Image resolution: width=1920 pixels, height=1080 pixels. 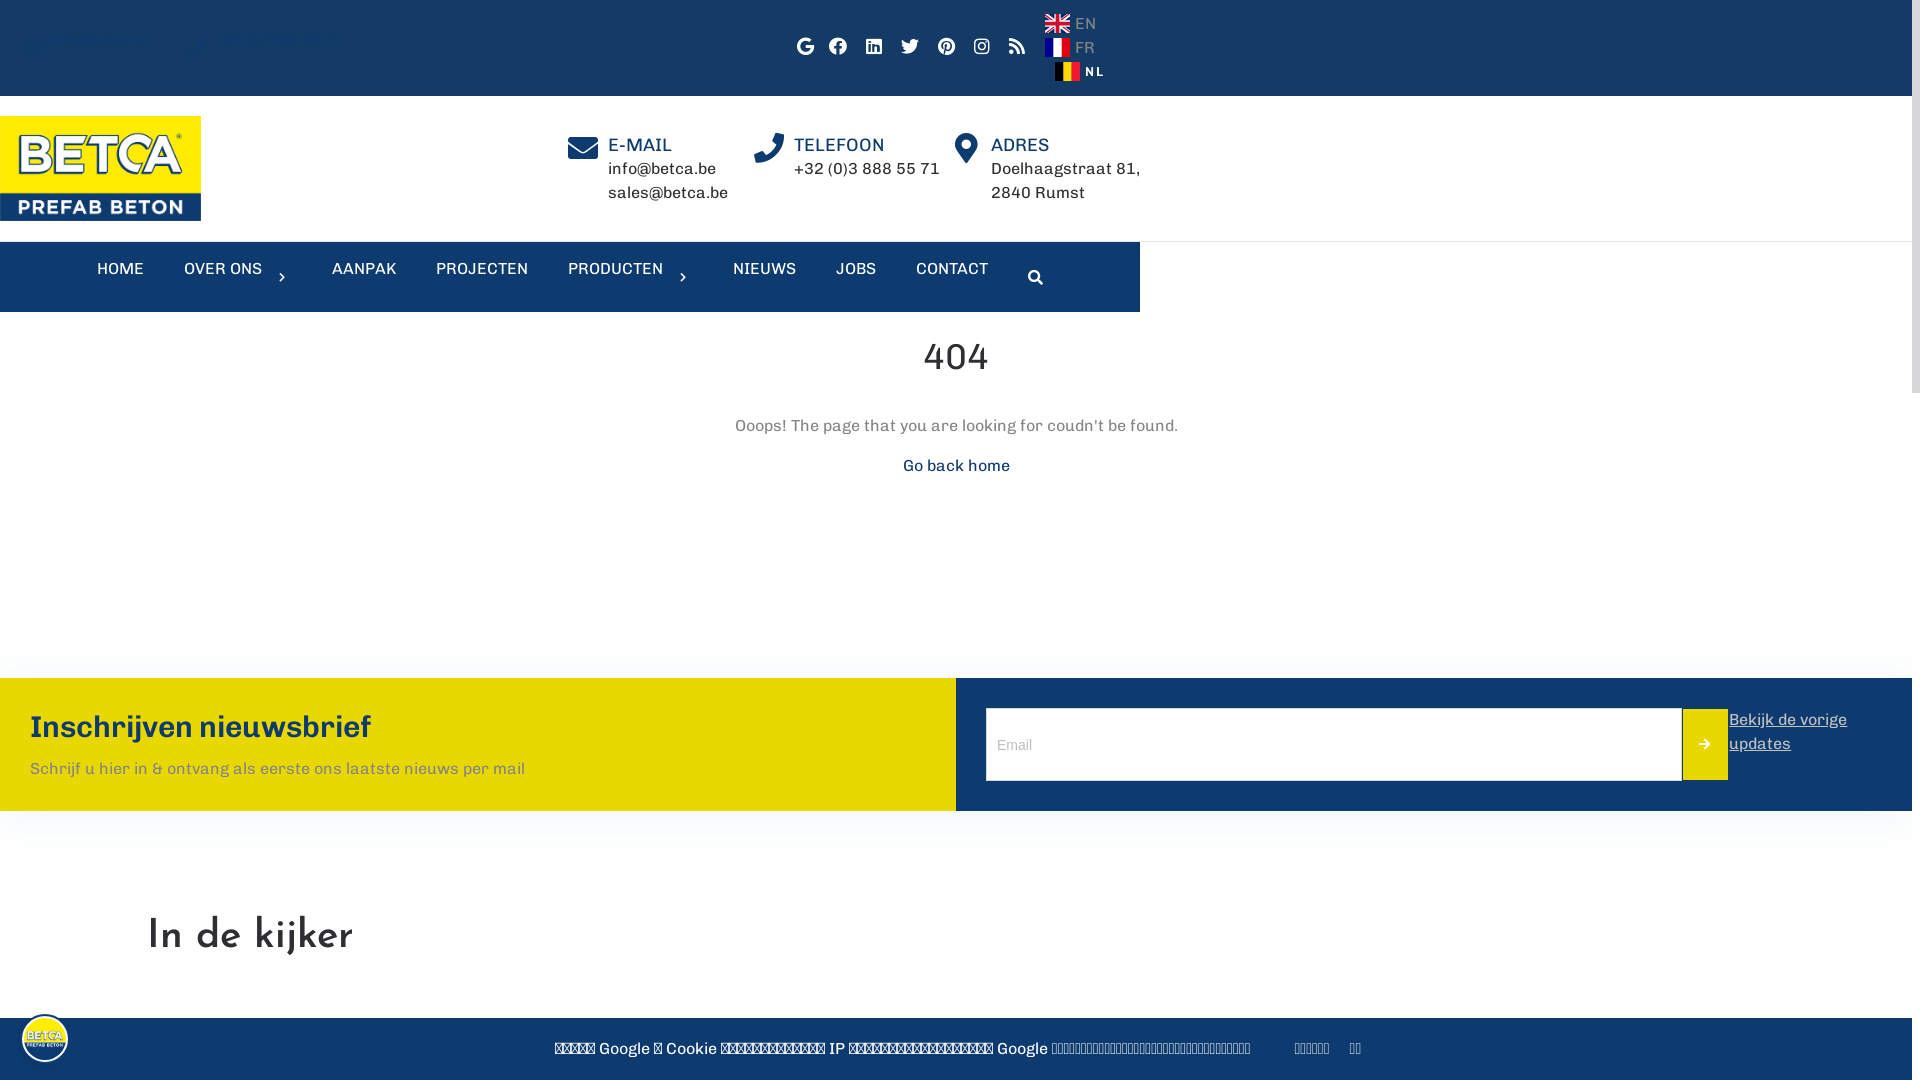 What do you see at coordinates (629, 277) in the screenshot?
I see `'PRODUCTEN'` at bounding box center [629, 277].